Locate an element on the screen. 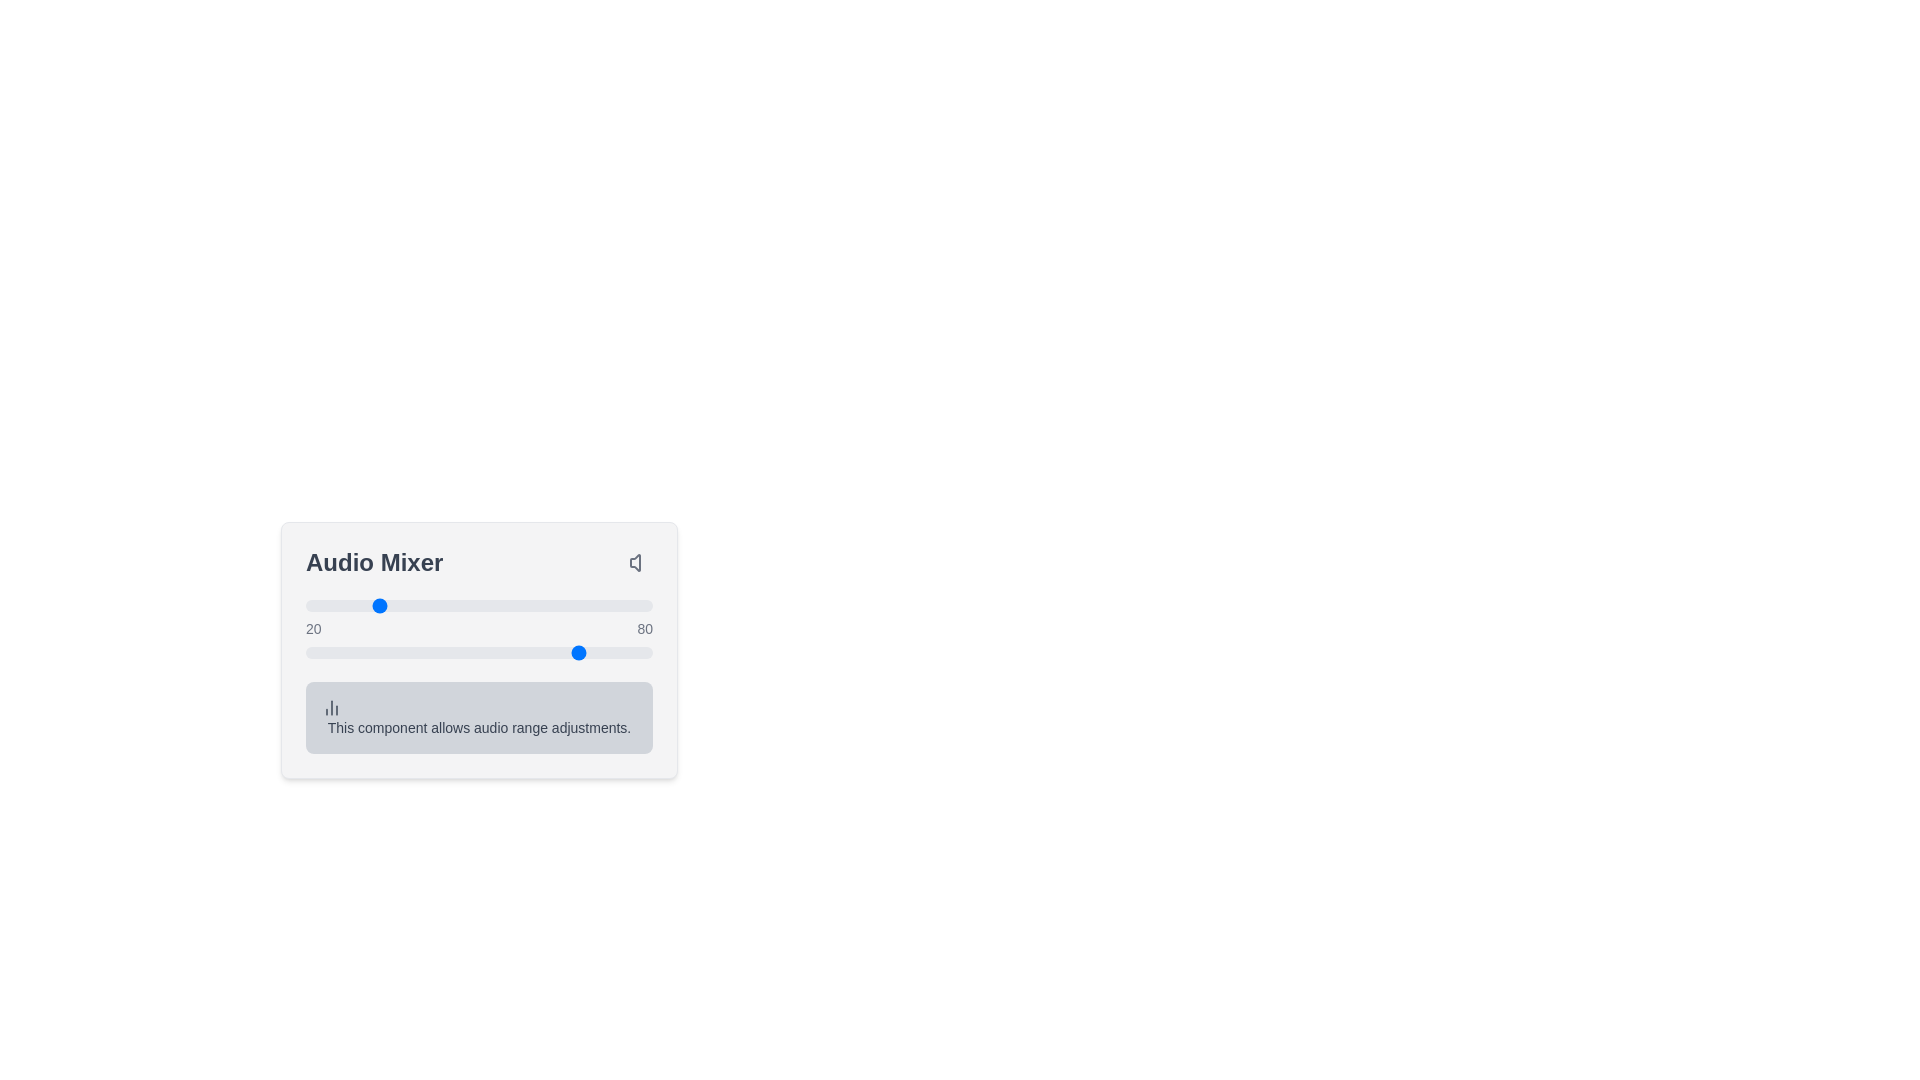 The height and width of the screenshot is (1080, 1920). the slider is located at coordinates (478, 604).